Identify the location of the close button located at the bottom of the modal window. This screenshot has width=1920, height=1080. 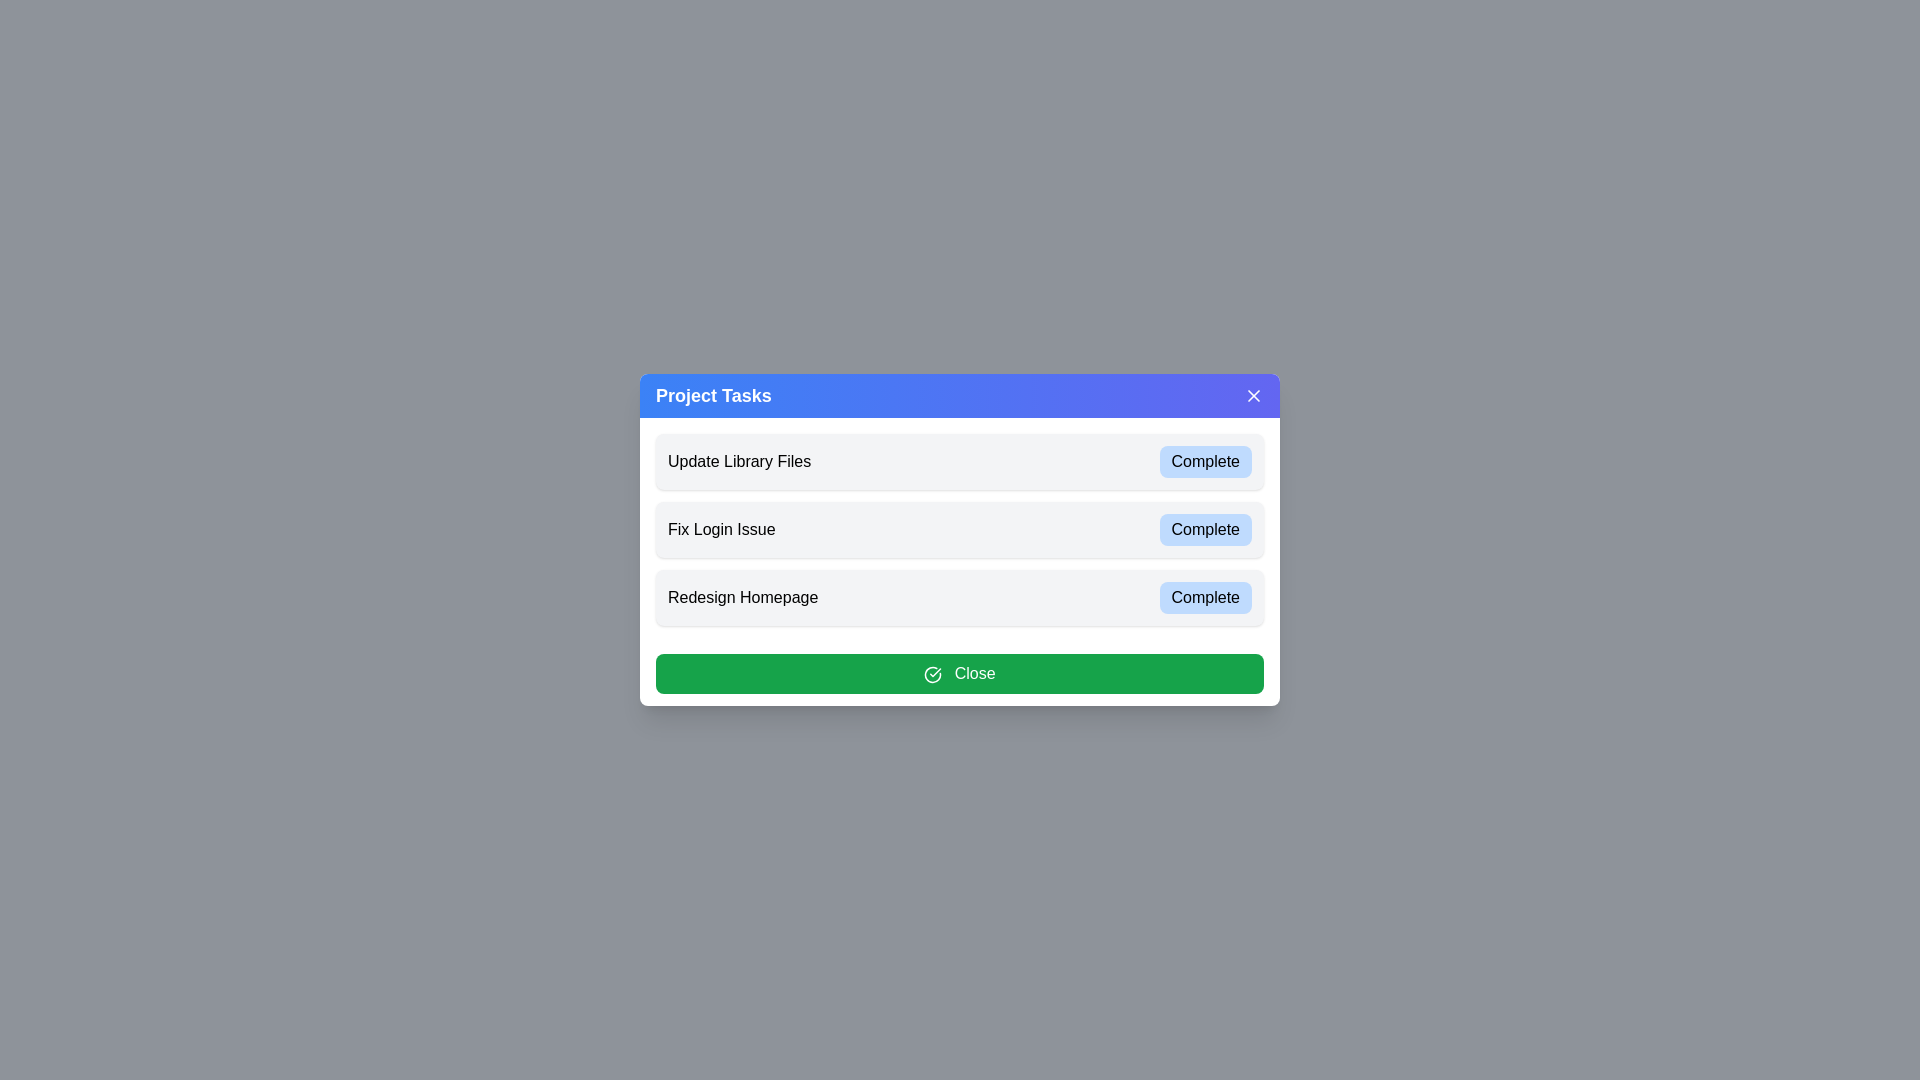
(960, 674).